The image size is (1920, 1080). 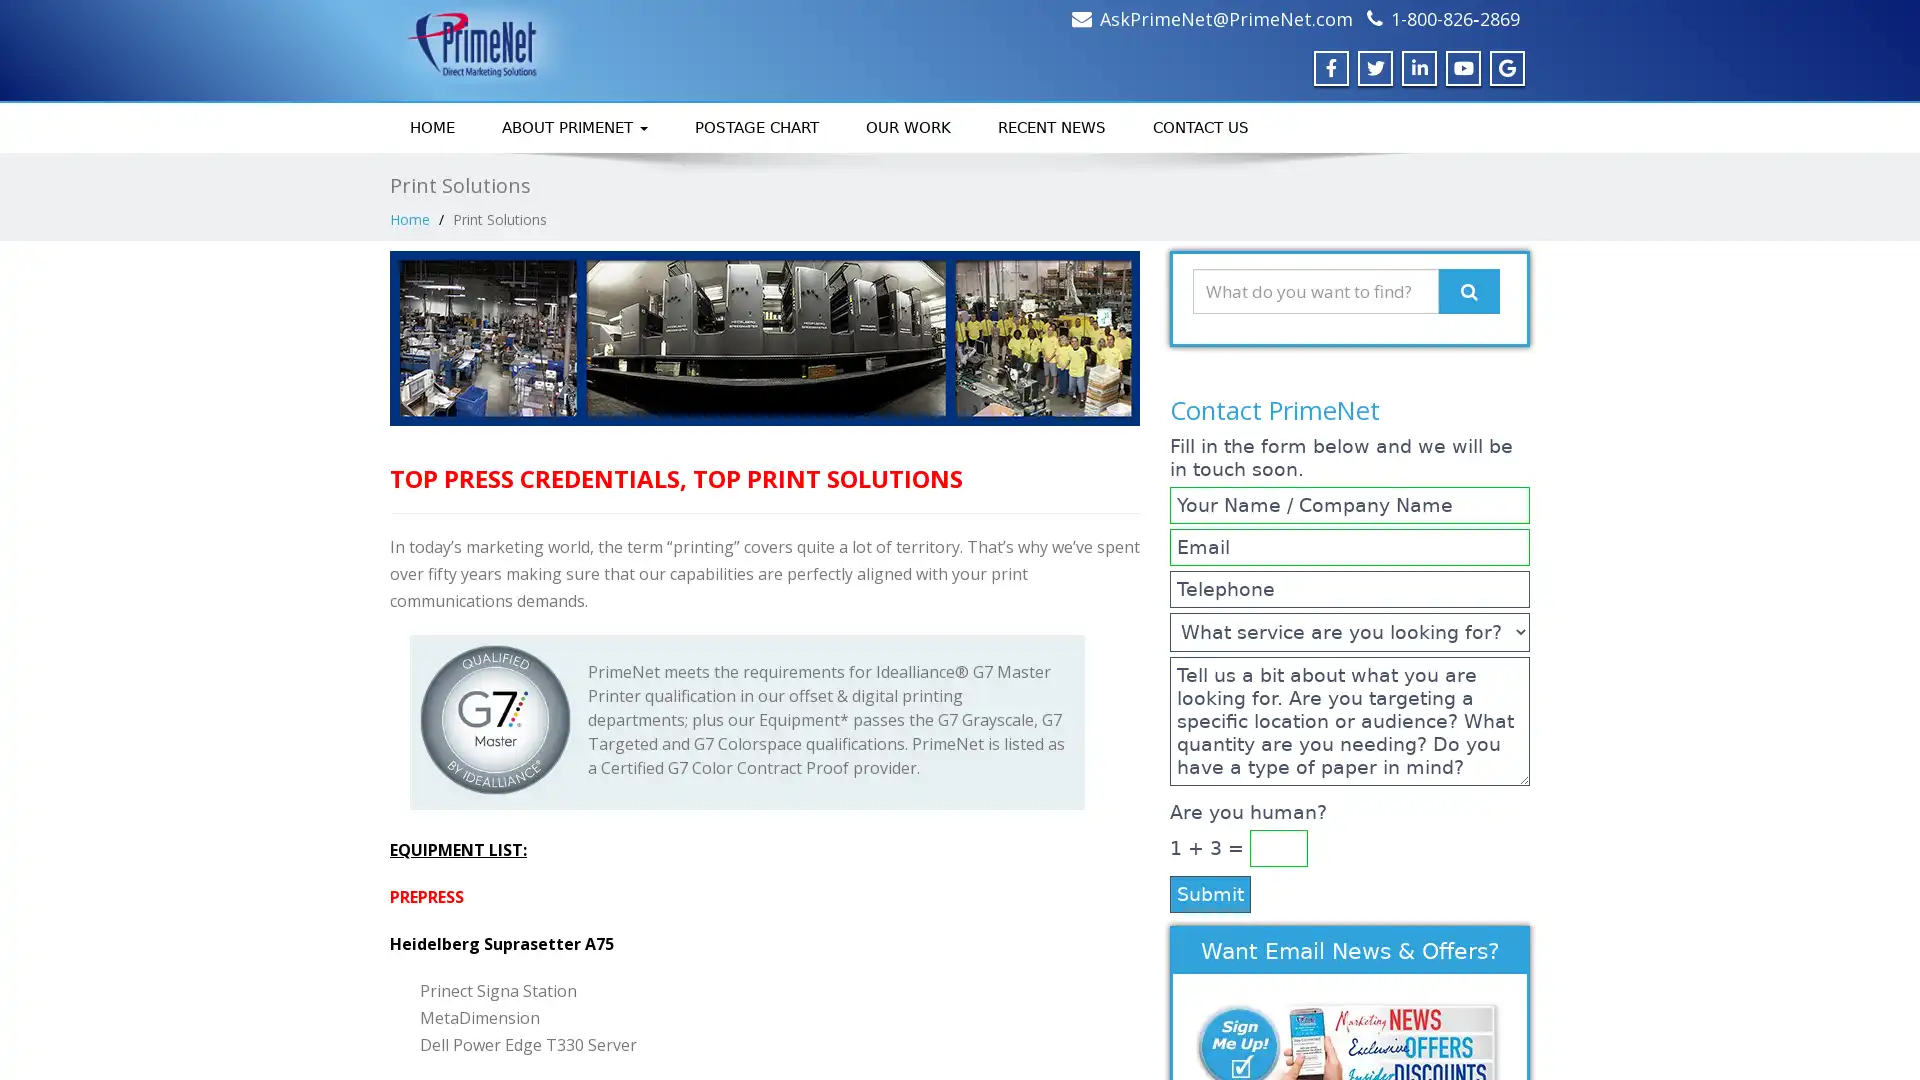 I want to click on Submit, so click(x=1209, y=892).